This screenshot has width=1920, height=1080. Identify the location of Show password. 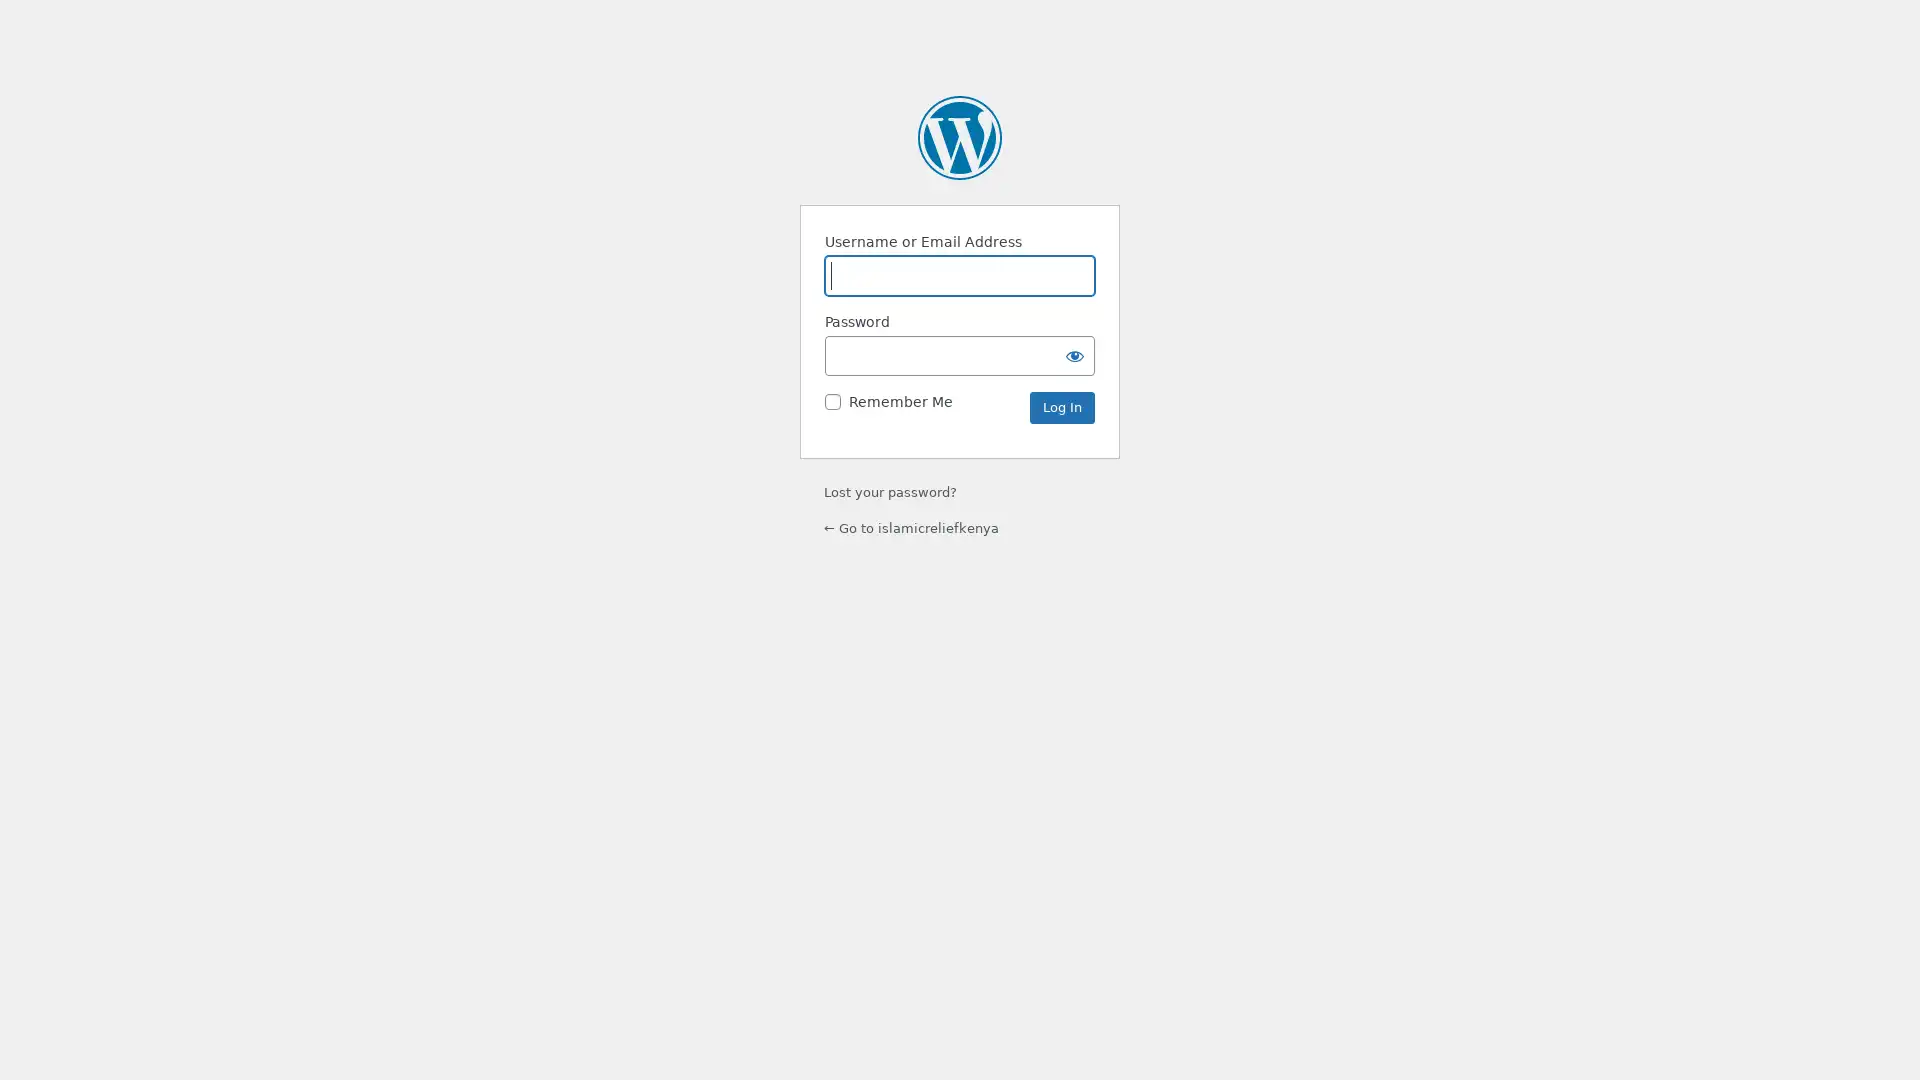
(1074, 354).